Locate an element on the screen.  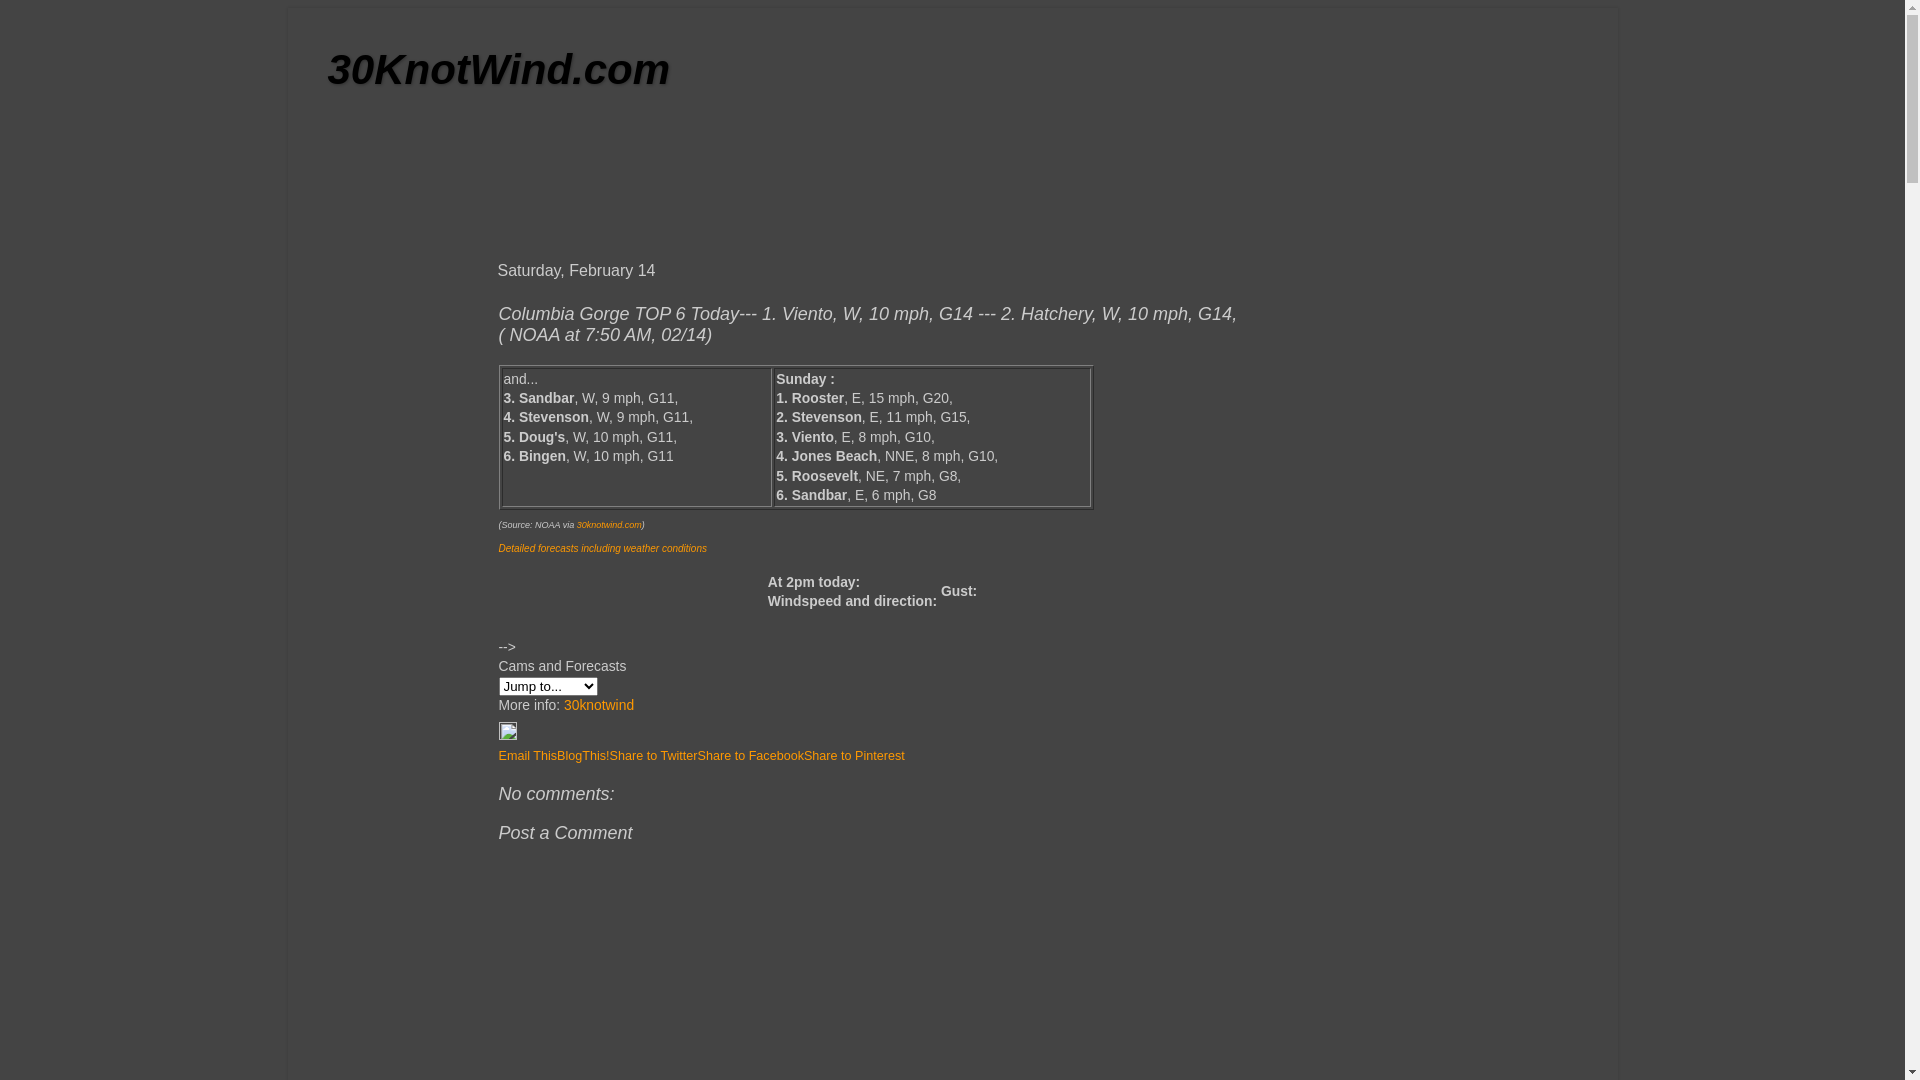
'Share to Pinterest' is located at coordinates (854, 756).